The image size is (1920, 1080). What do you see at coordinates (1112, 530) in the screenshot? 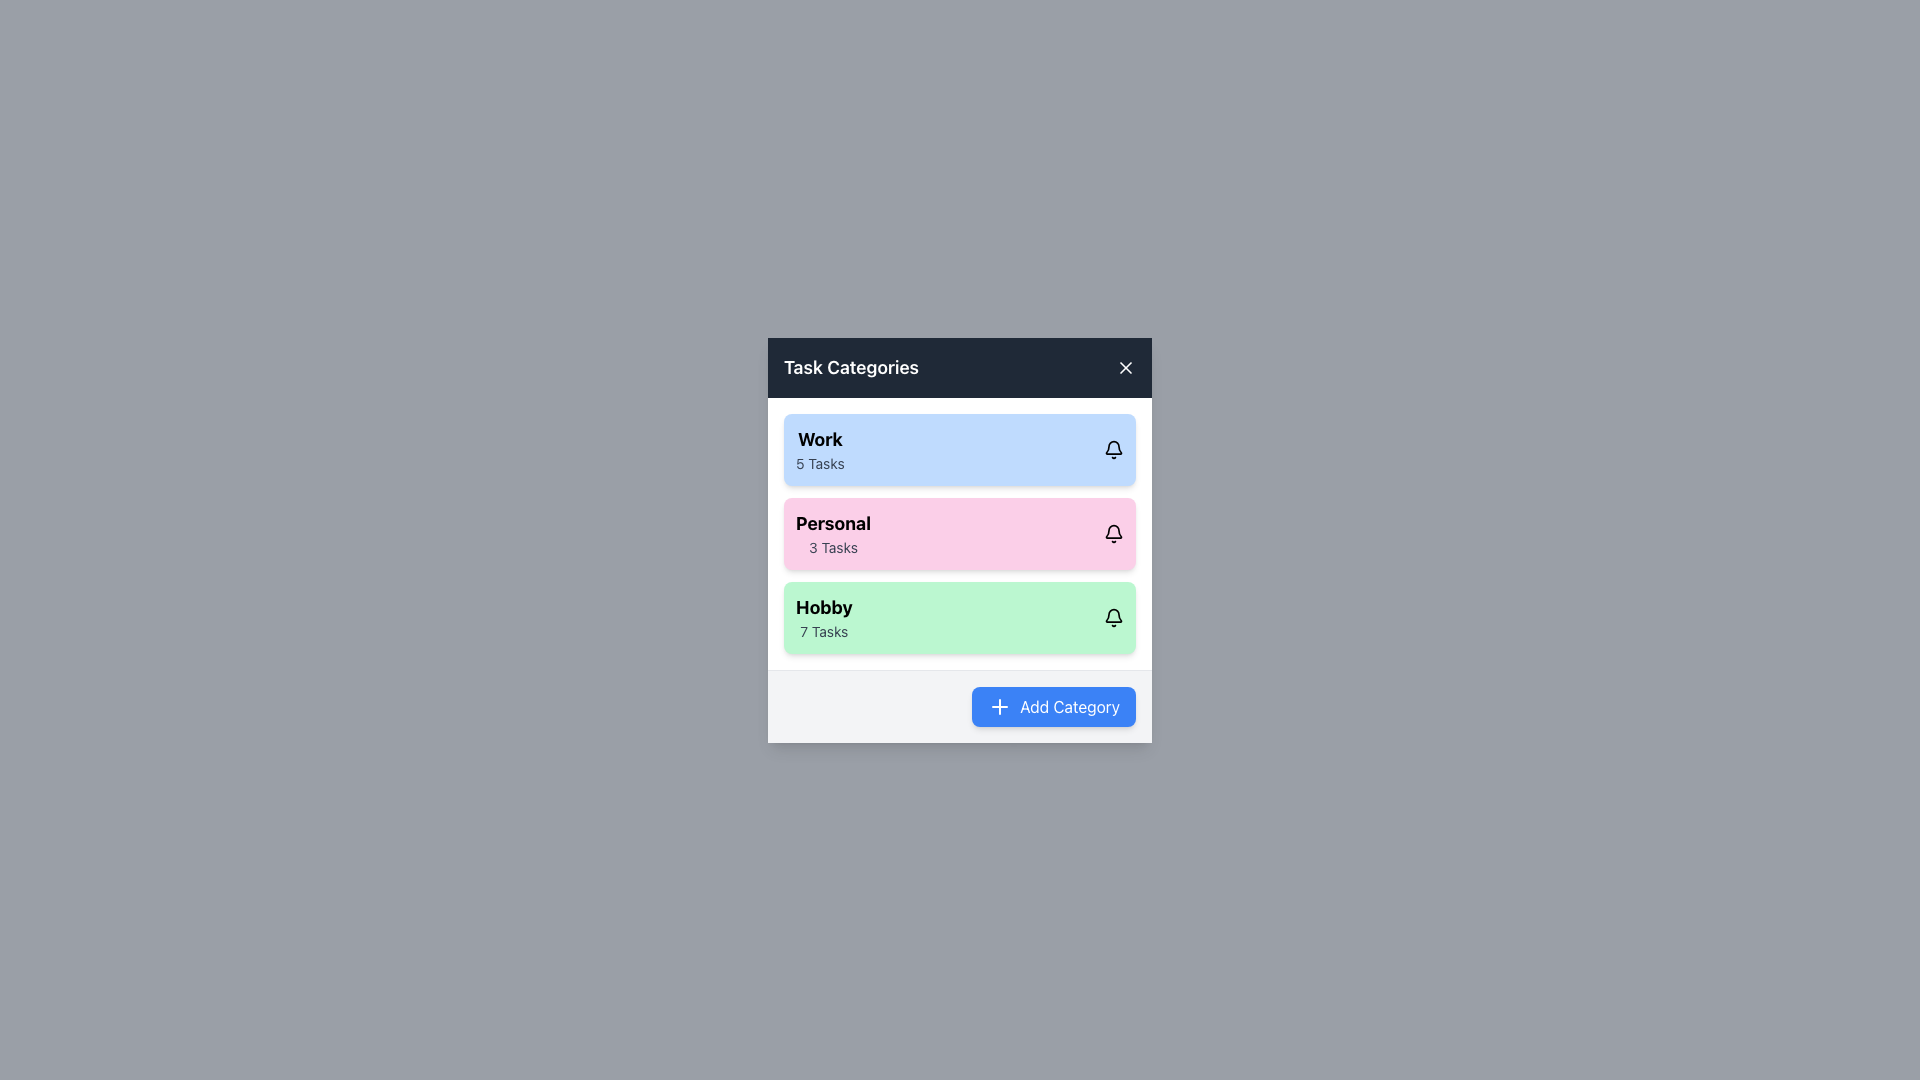
I see `the pink-colored notification icon associated with the 'Personal' task category, which is positioned below the blue 'Work' icon and above the green 'Hobby' icon` at bounding box center [1112, 530].